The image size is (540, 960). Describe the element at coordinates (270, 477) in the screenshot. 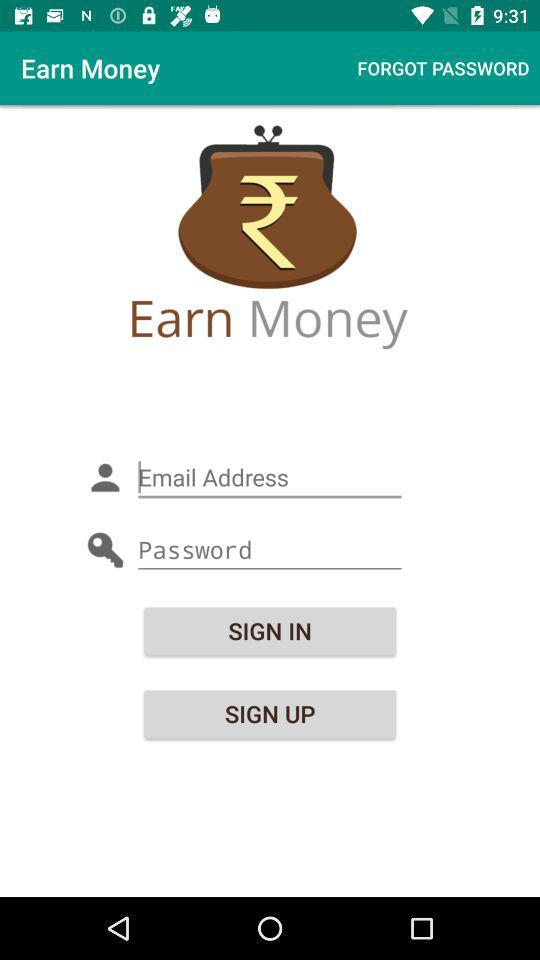

I see `insert email address` at that location.